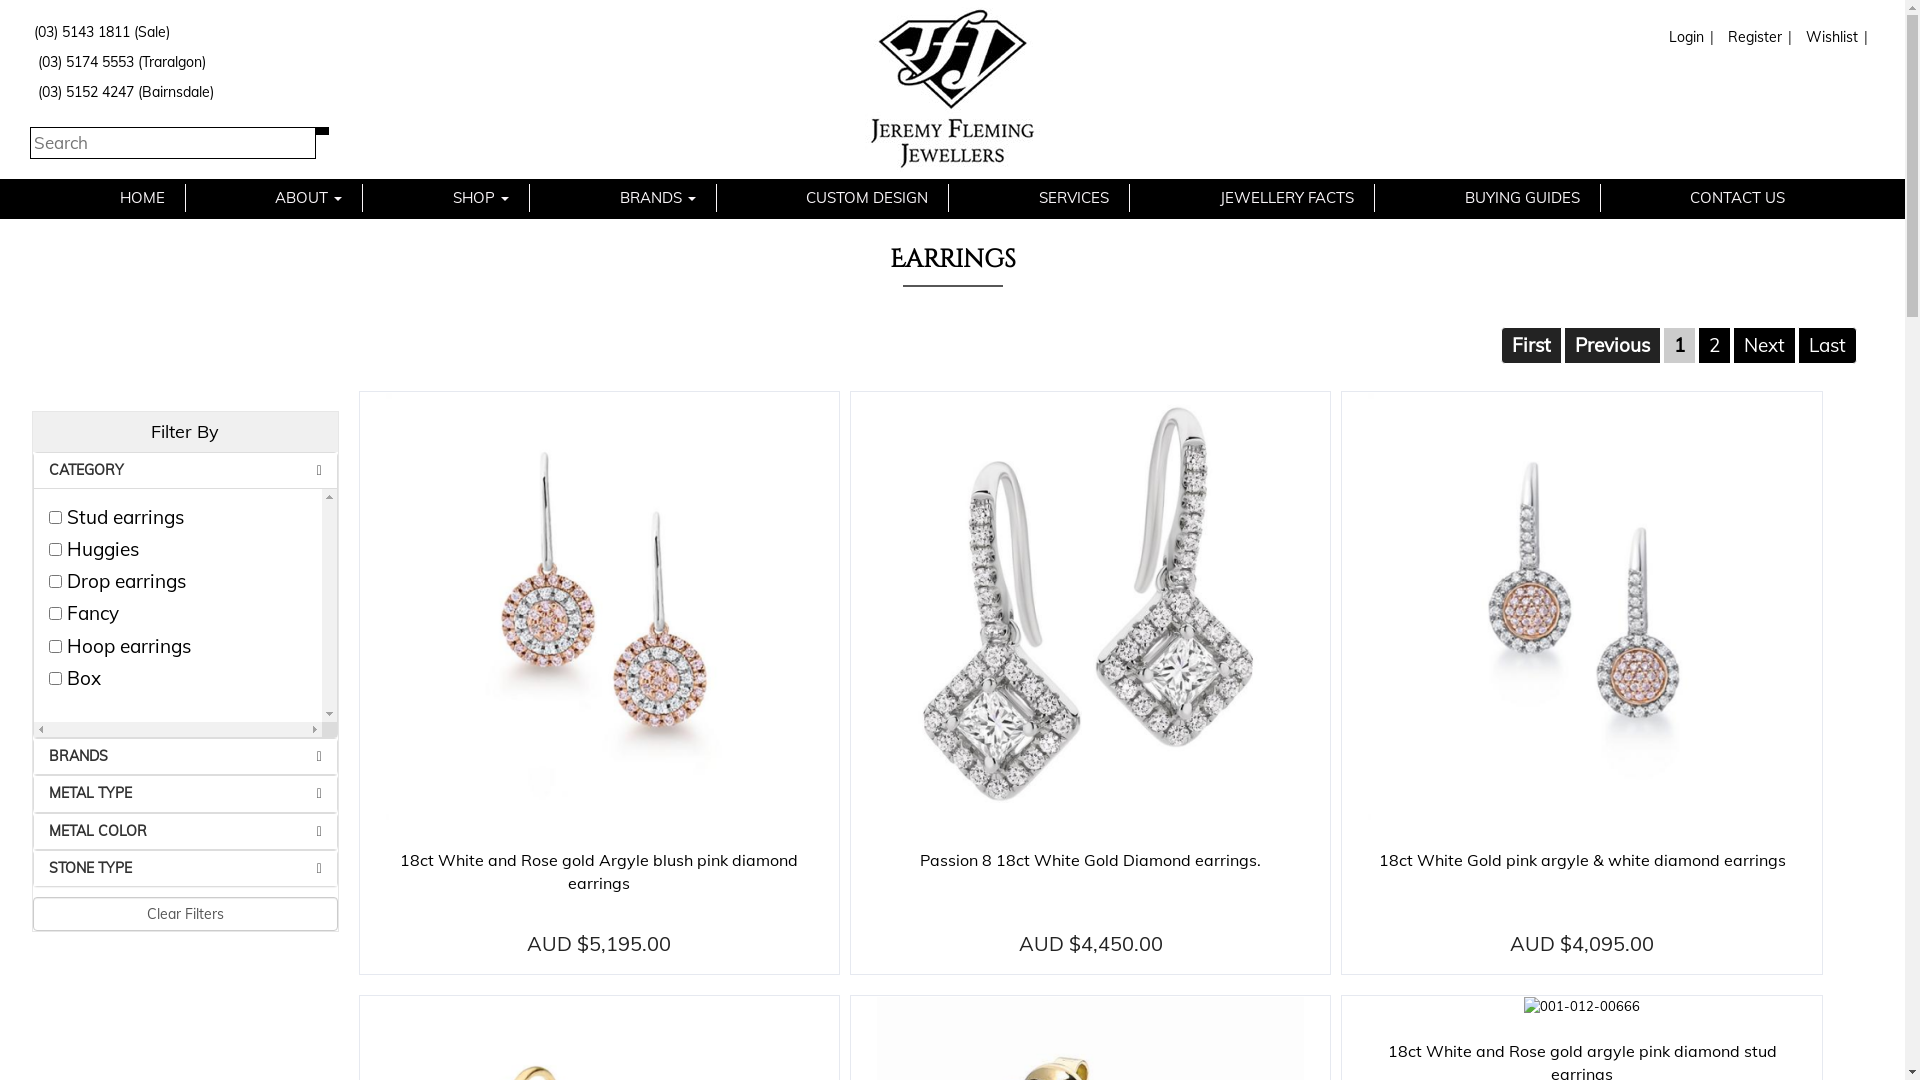 The height and width of the screenshot is (1080, 1920). What do you see at coordinates (1679, 343) in the screenshot?
I see `'1'` at bounding box center [1679, 343].